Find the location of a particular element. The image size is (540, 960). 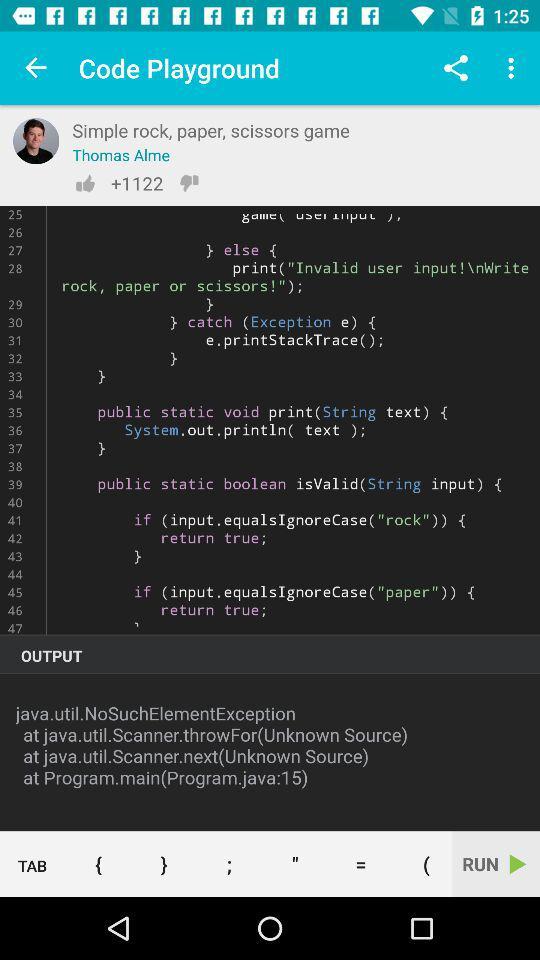

image option is located at coordinates (36, 140).